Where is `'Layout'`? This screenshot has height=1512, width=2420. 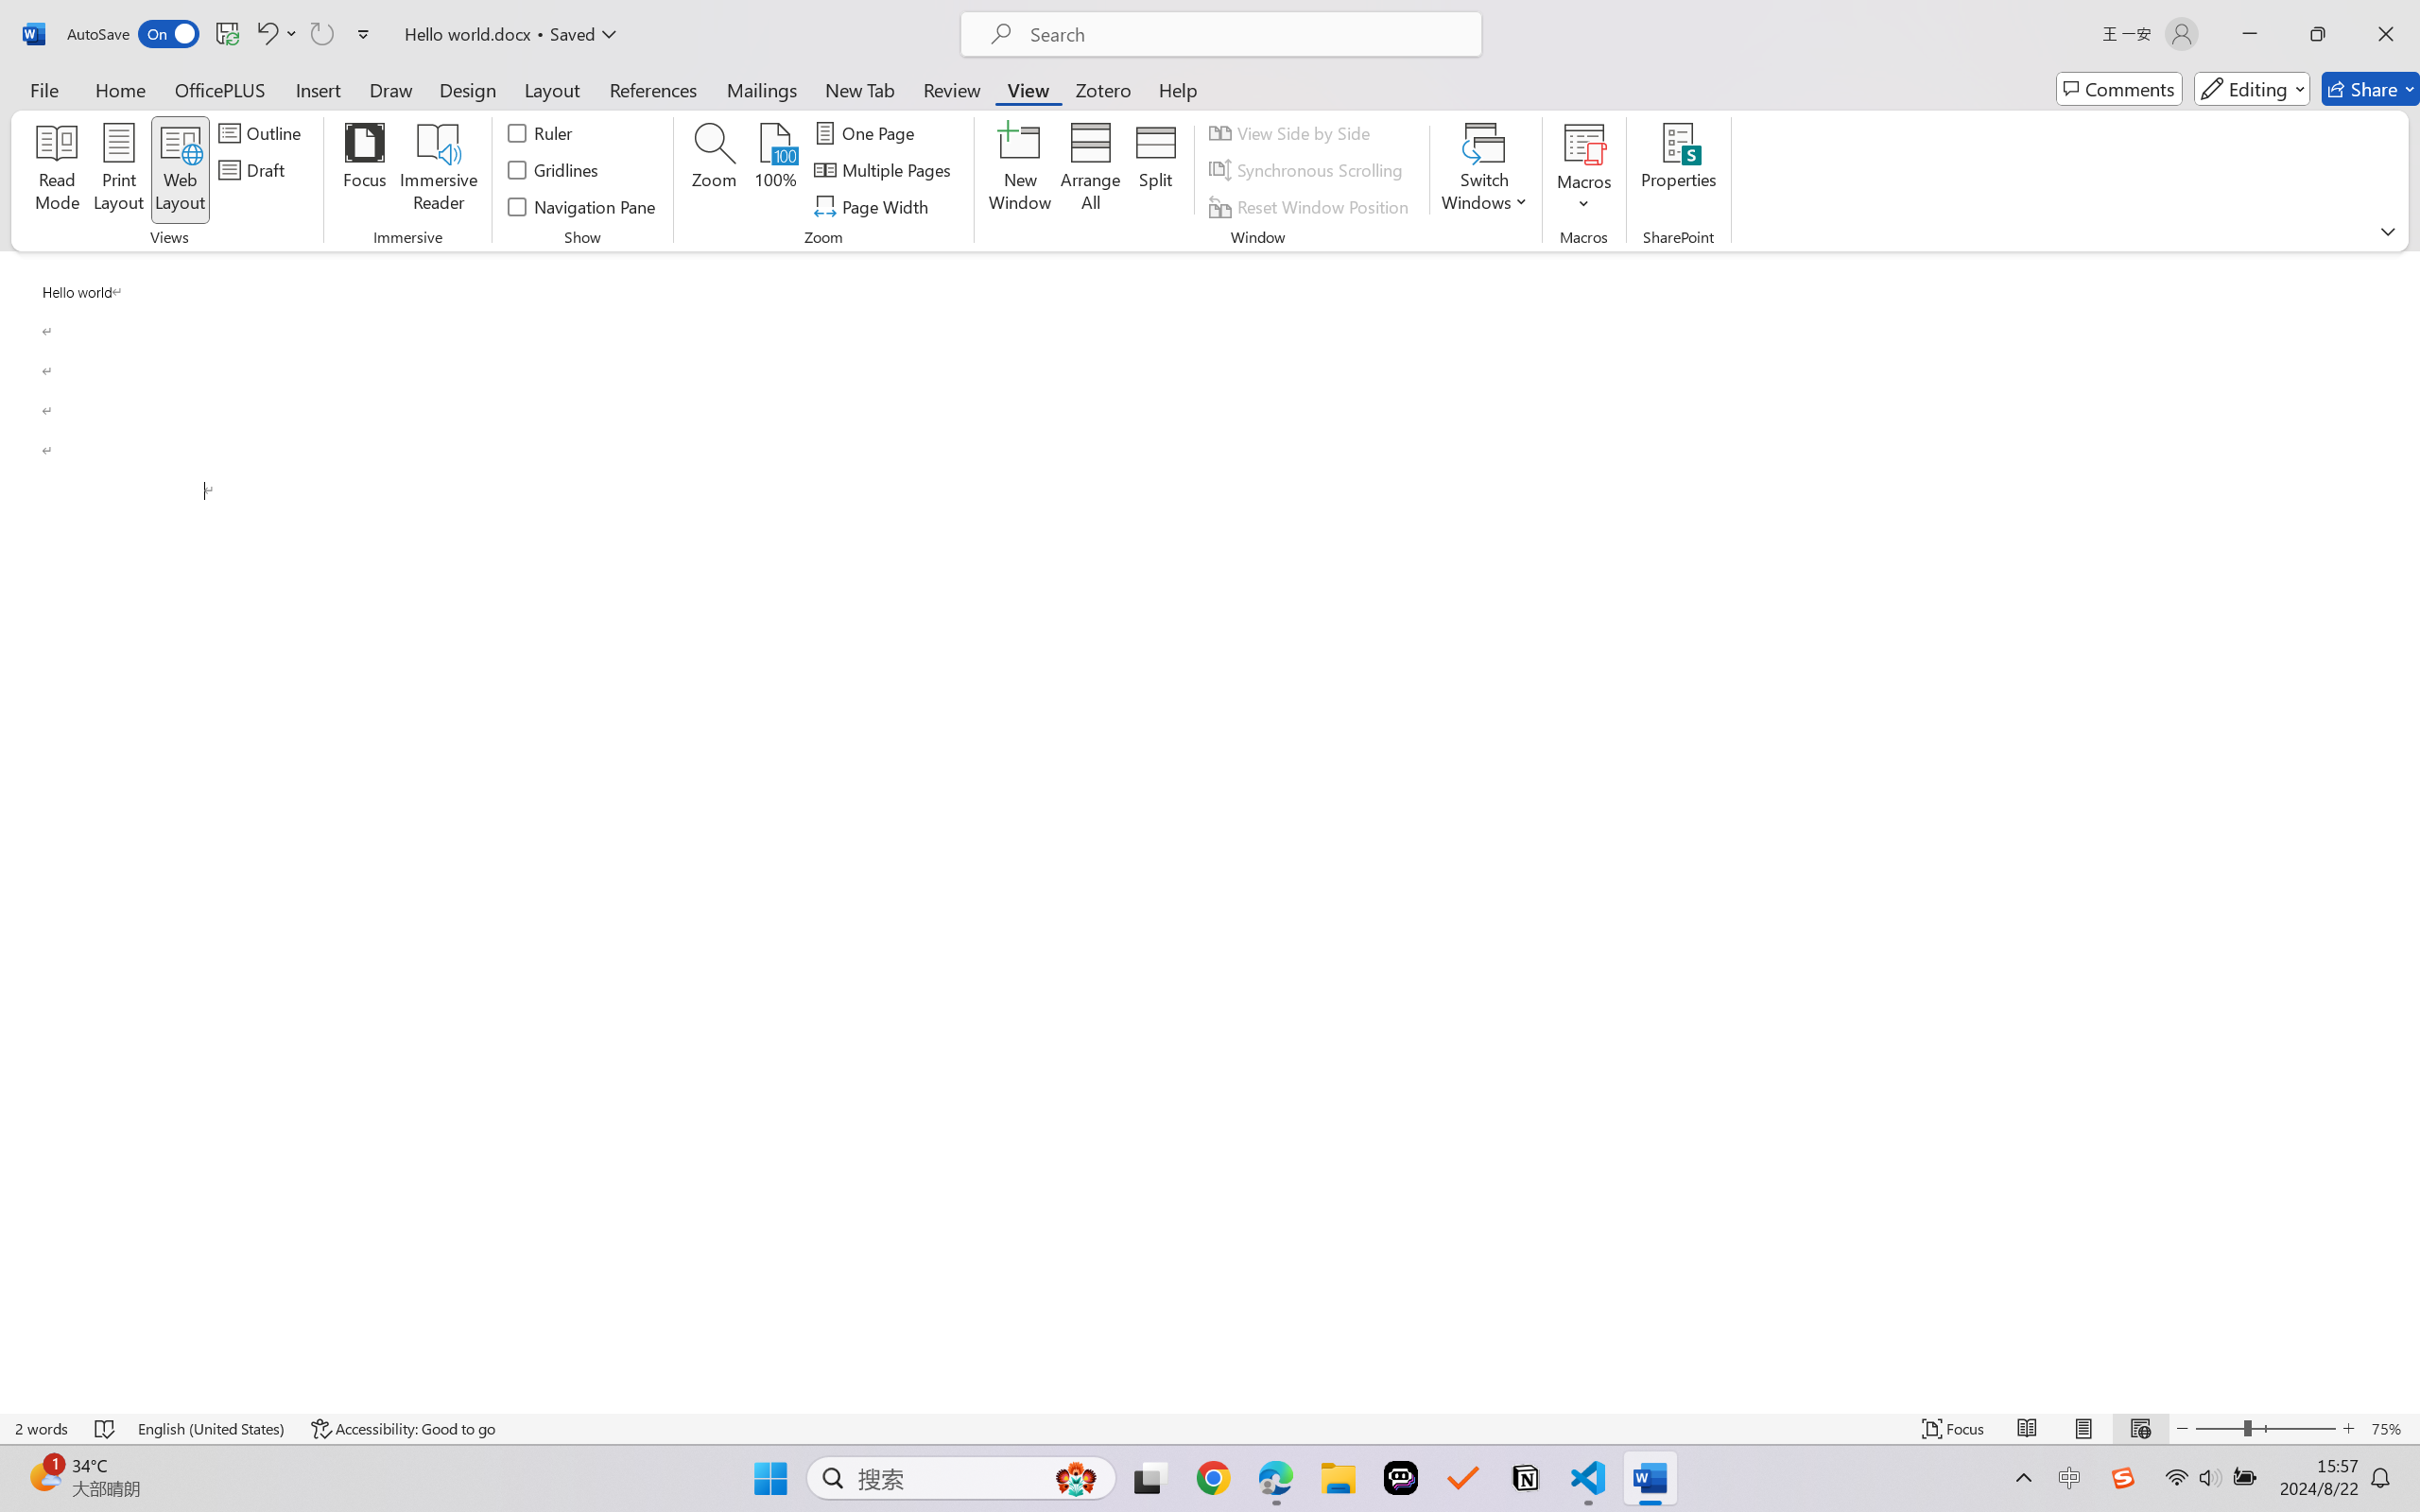
'Layout' is located at coordinates (550, 88).